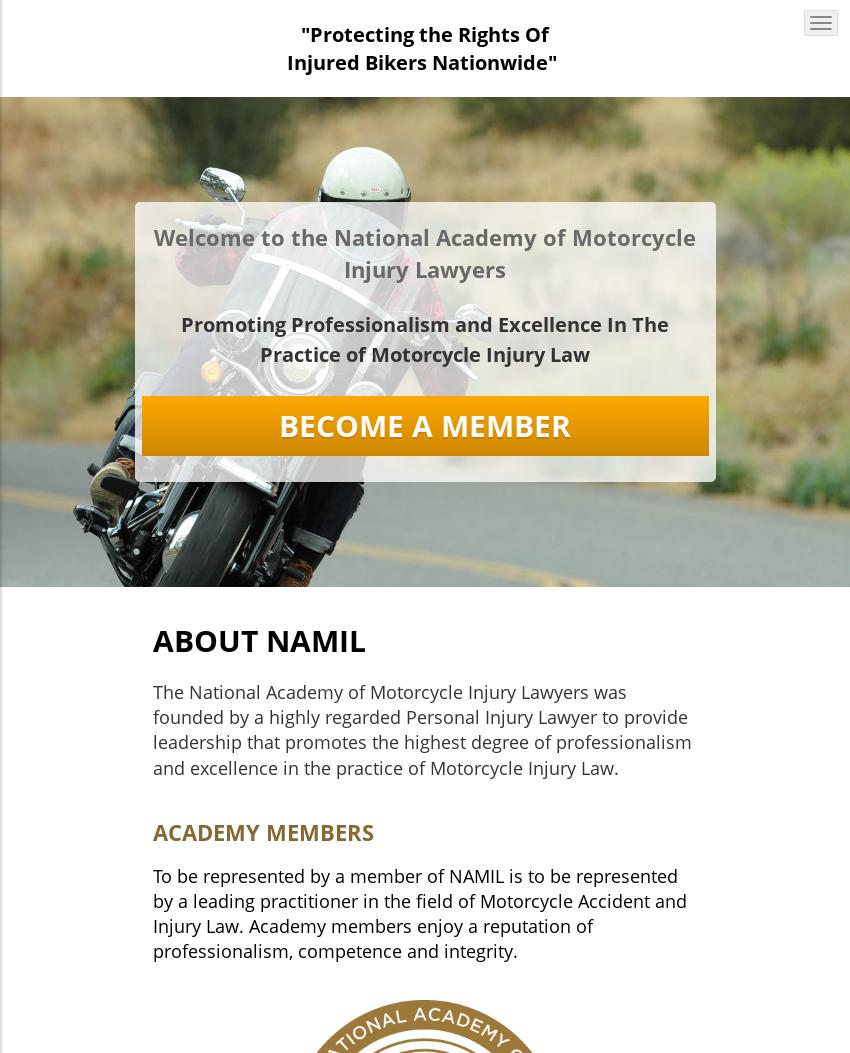 The image size is (850, 1053). I want to click on 'Injured Bikers Nationwide"', so click(422, 61).